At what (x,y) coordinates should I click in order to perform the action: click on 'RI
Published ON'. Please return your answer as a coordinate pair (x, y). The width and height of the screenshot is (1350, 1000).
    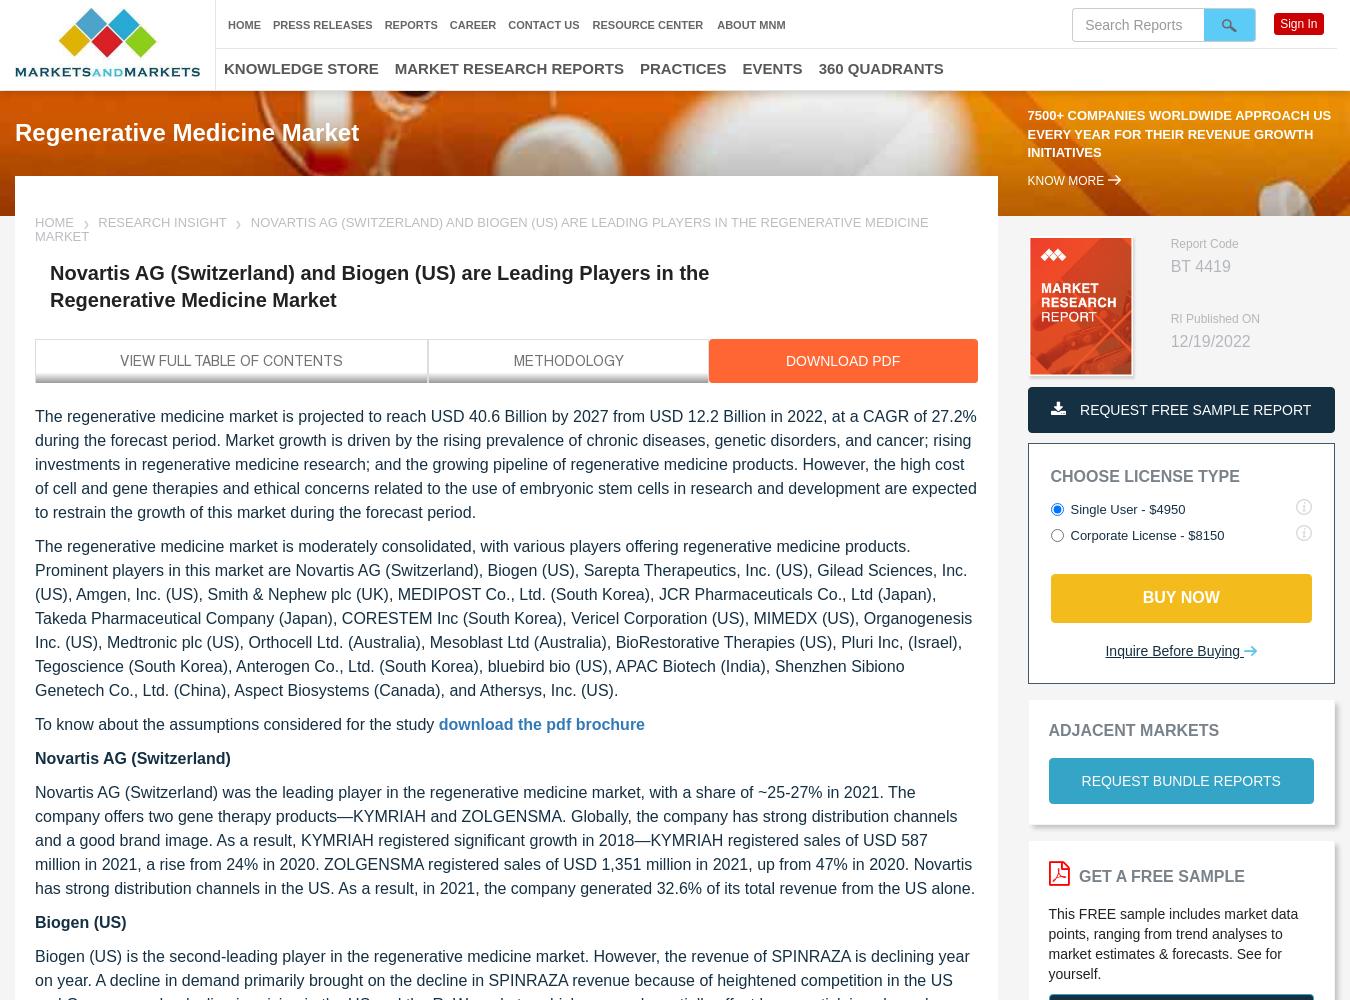
    Looking at the image, I should click on (1214, 318).